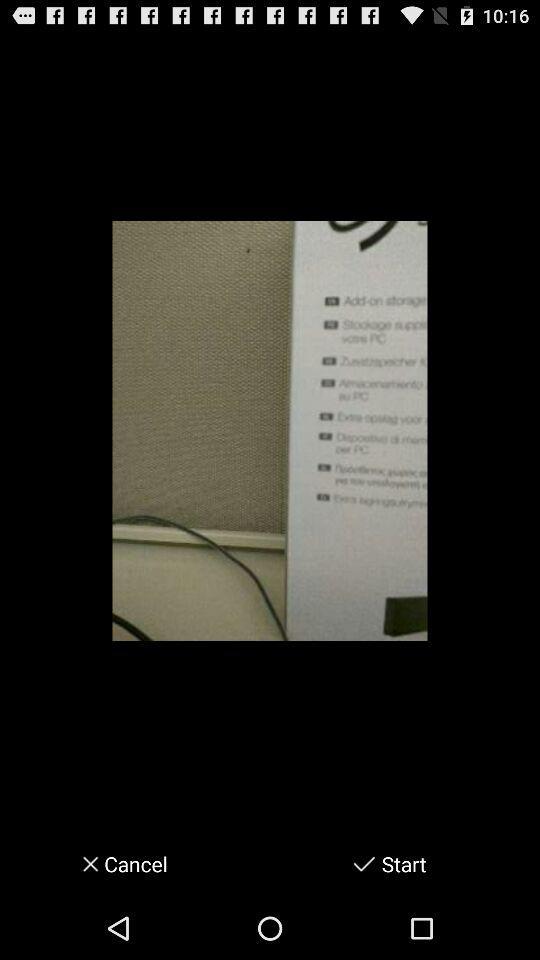 Image resolution: width=540 pixels, height=960 pixels. Describe the element at coordinates (363, 863) in the screenshot. I see `start option` at that location.